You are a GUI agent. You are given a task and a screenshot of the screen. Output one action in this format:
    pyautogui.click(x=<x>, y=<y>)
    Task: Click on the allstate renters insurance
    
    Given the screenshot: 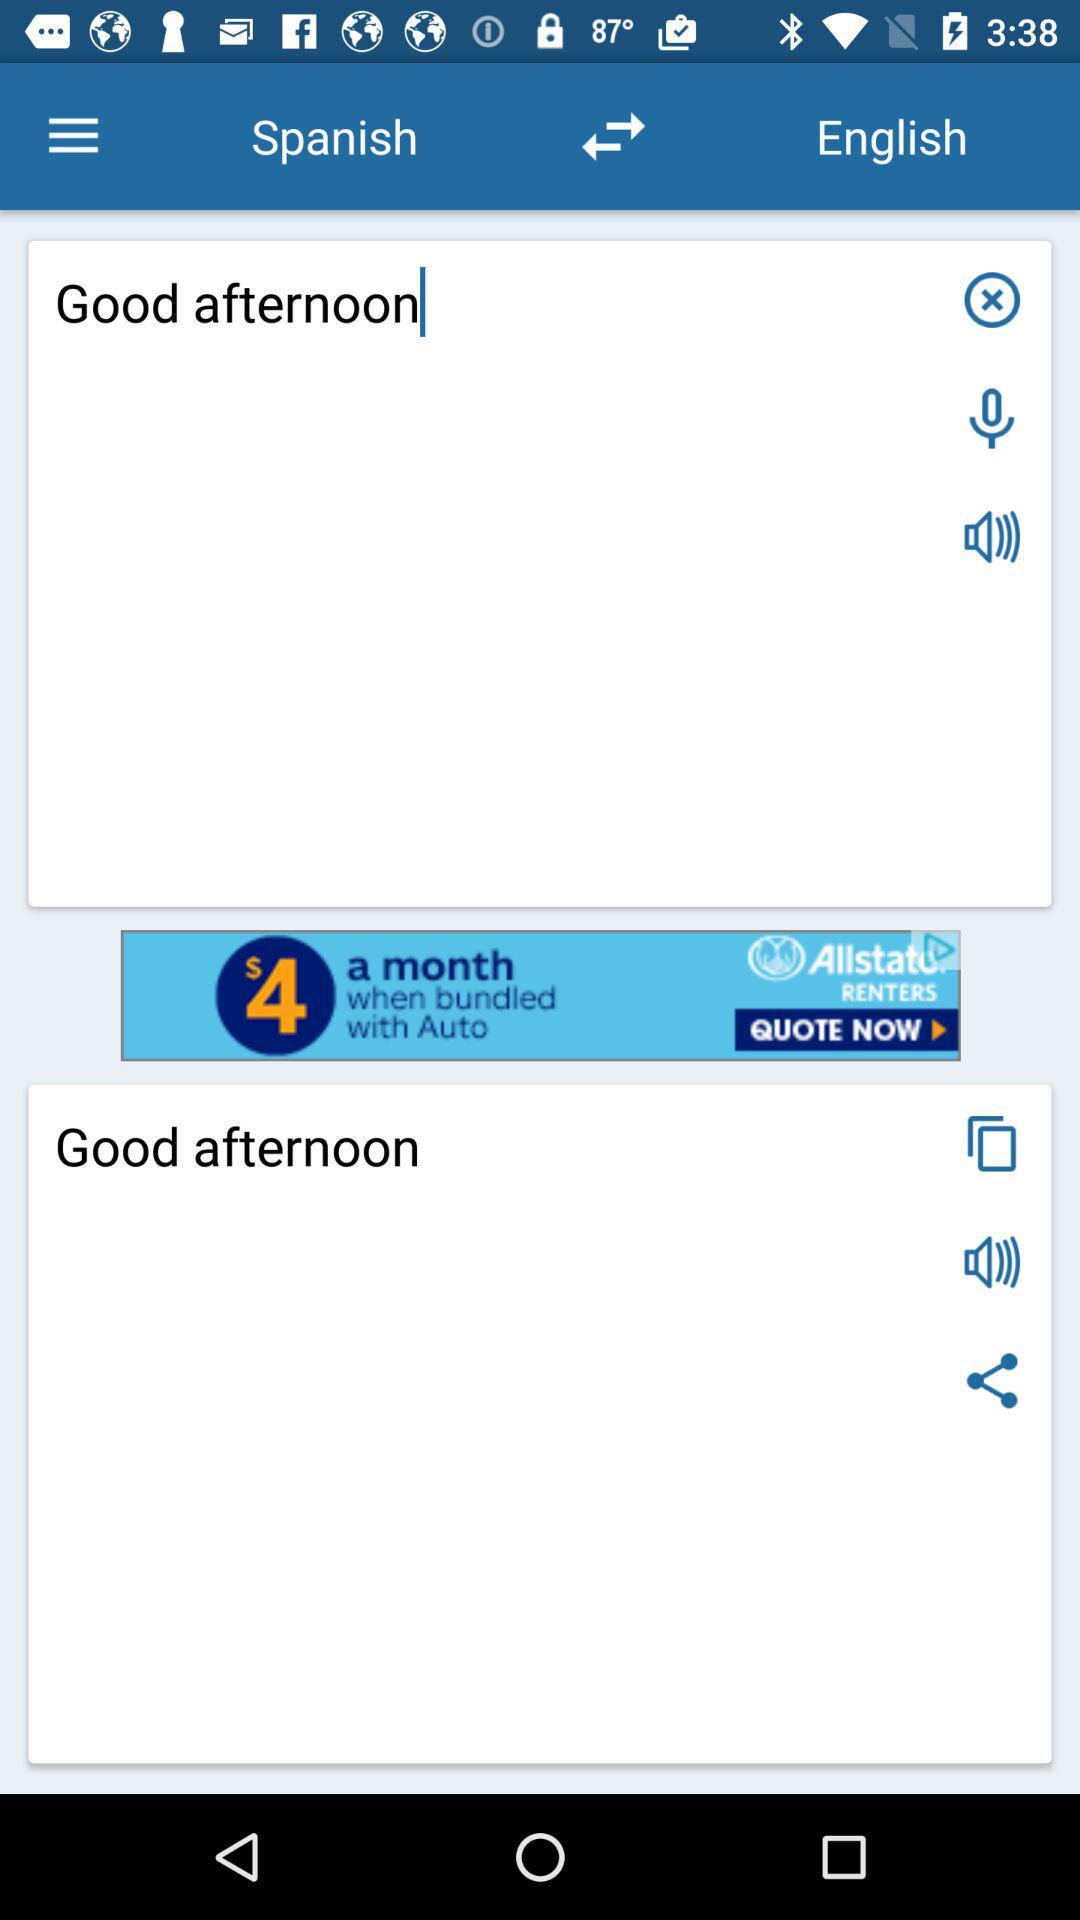 What is the action you would take?
    pyautogui.click(x=540, y=995)
    